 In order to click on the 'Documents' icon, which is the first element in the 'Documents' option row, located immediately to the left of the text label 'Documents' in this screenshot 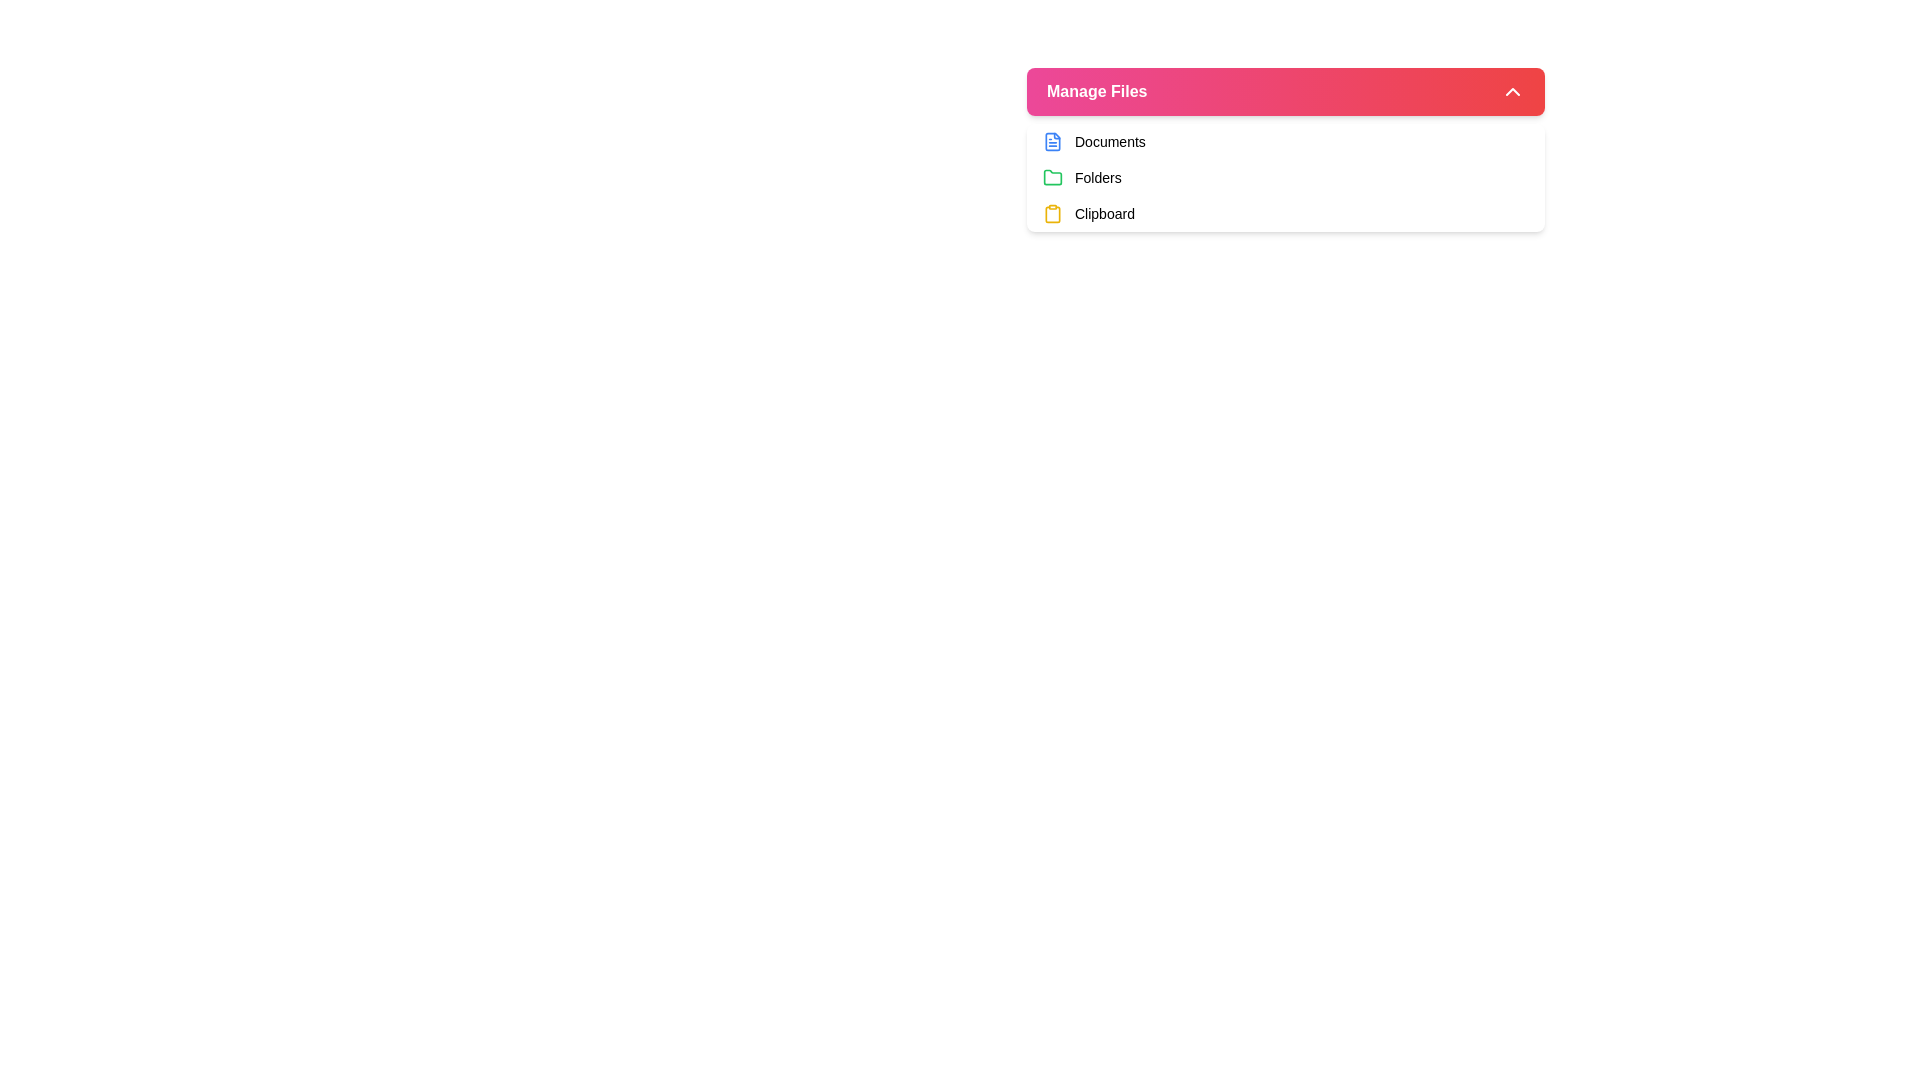, I will do `click(1051, 141)`.